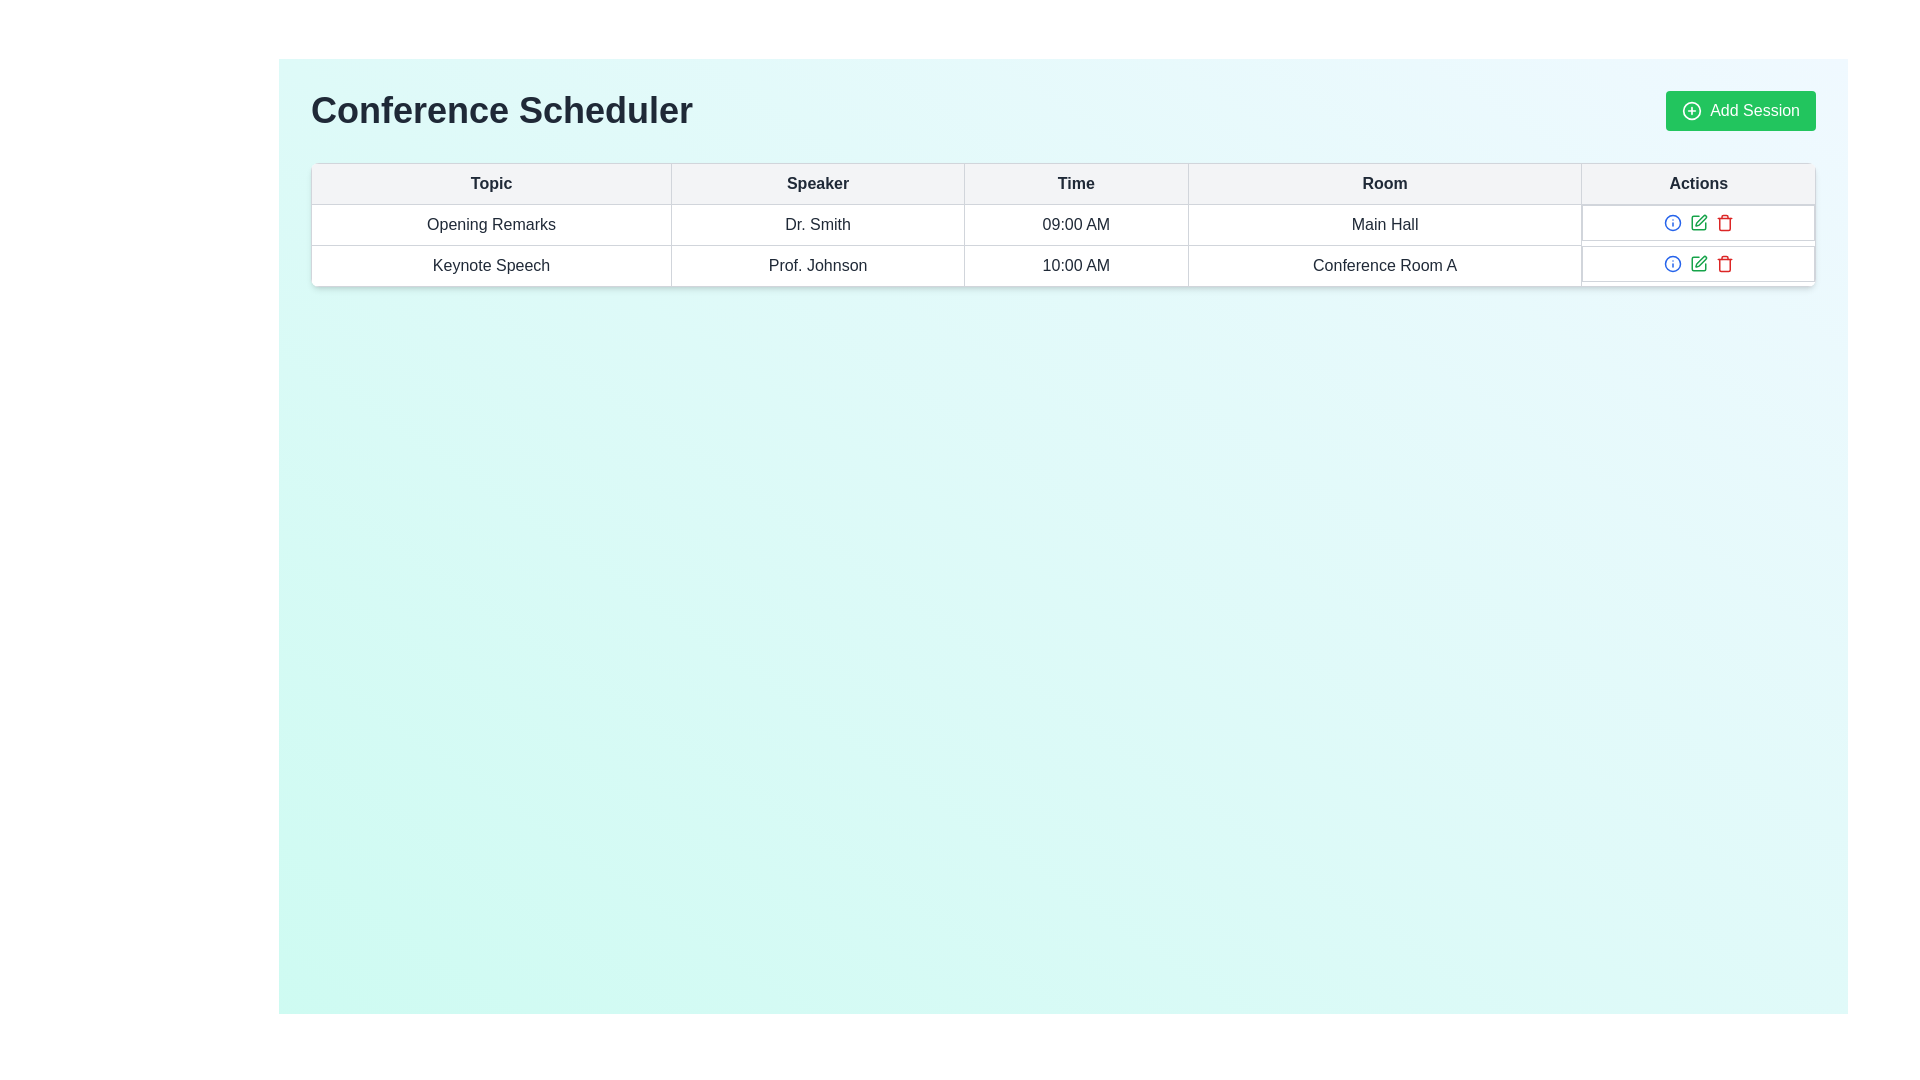 The height and width of the screenshot is (1080, 1920). Describe the element at coordinates (818, 265) in the screenshot. I see `the text label displaying 'Prof. Johnson' in the 'Speaker' column of the second row of the table, which is bordered and padded, located between 'Keynote Speech' and '10:00 AM'` at that location.